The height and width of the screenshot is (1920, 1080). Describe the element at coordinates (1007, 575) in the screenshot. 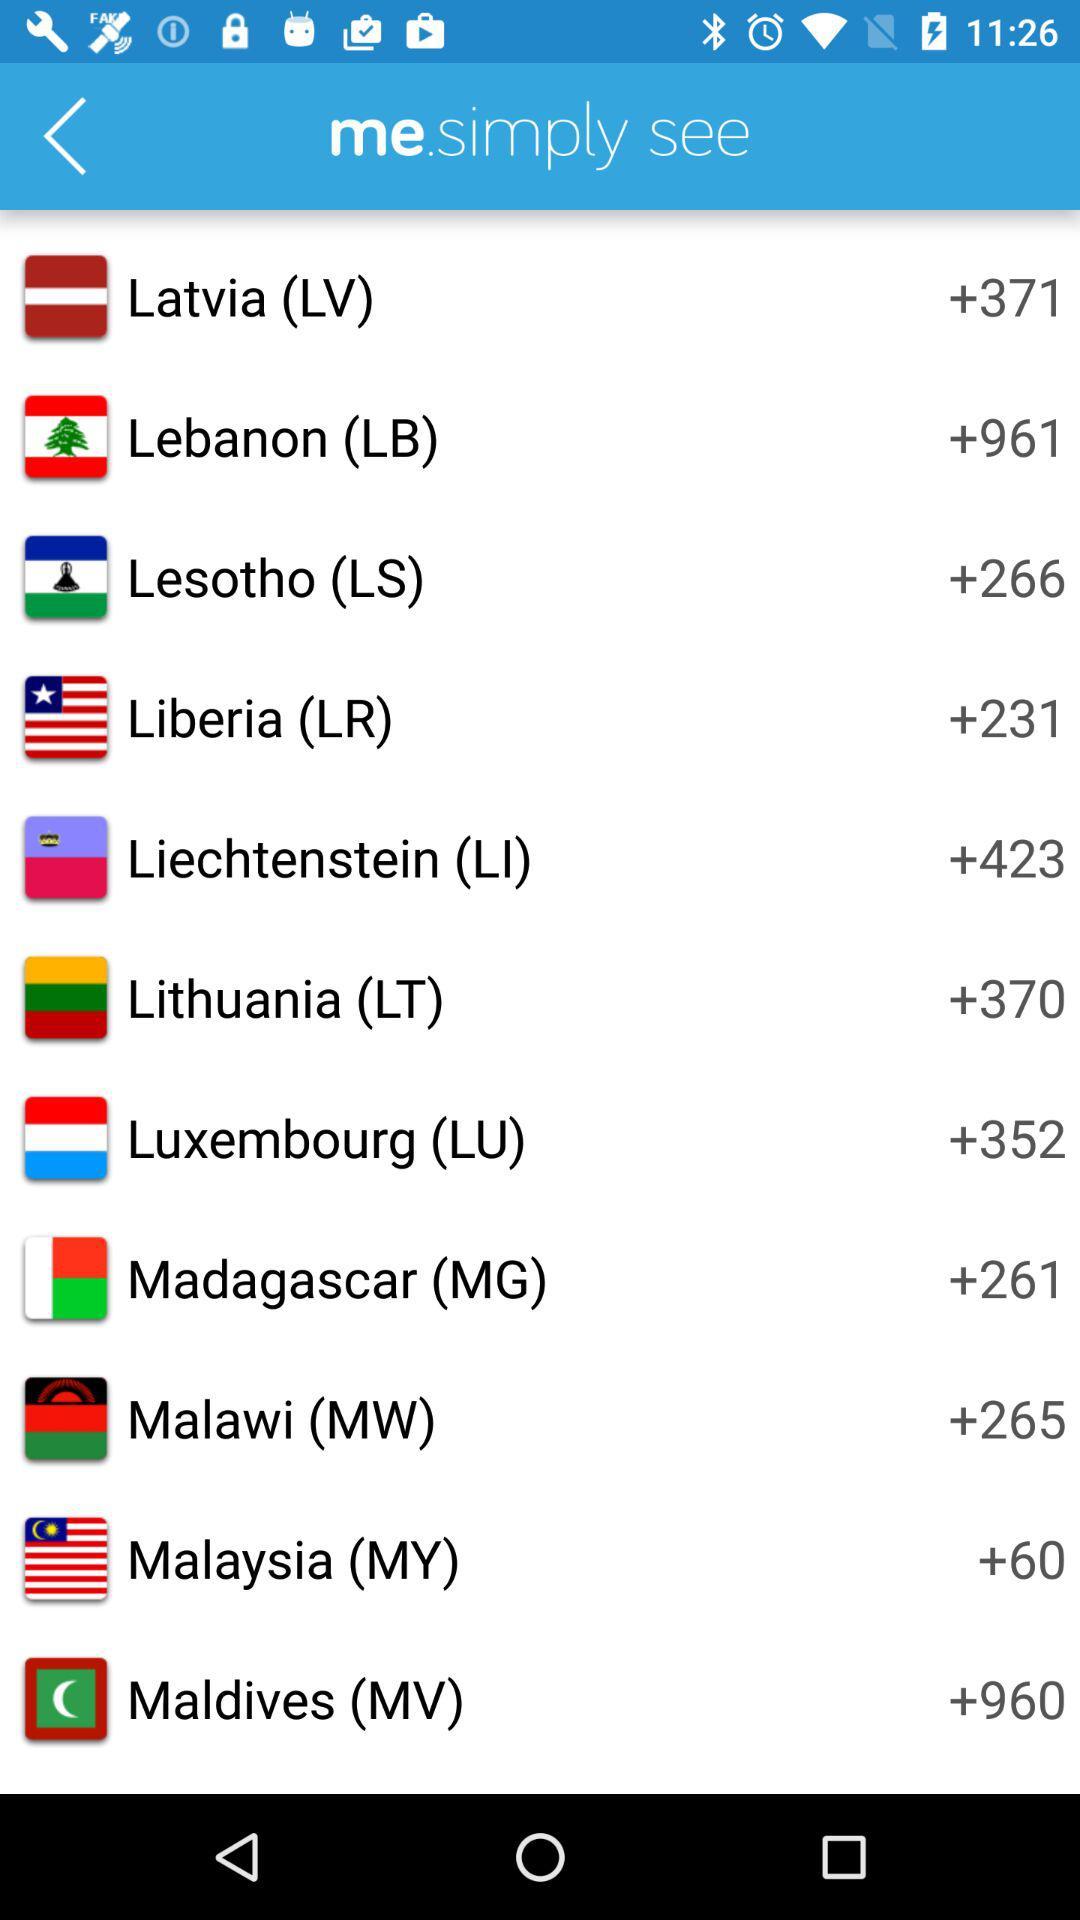

I see `icon to the right of the lesotho (ls) item` at that location.